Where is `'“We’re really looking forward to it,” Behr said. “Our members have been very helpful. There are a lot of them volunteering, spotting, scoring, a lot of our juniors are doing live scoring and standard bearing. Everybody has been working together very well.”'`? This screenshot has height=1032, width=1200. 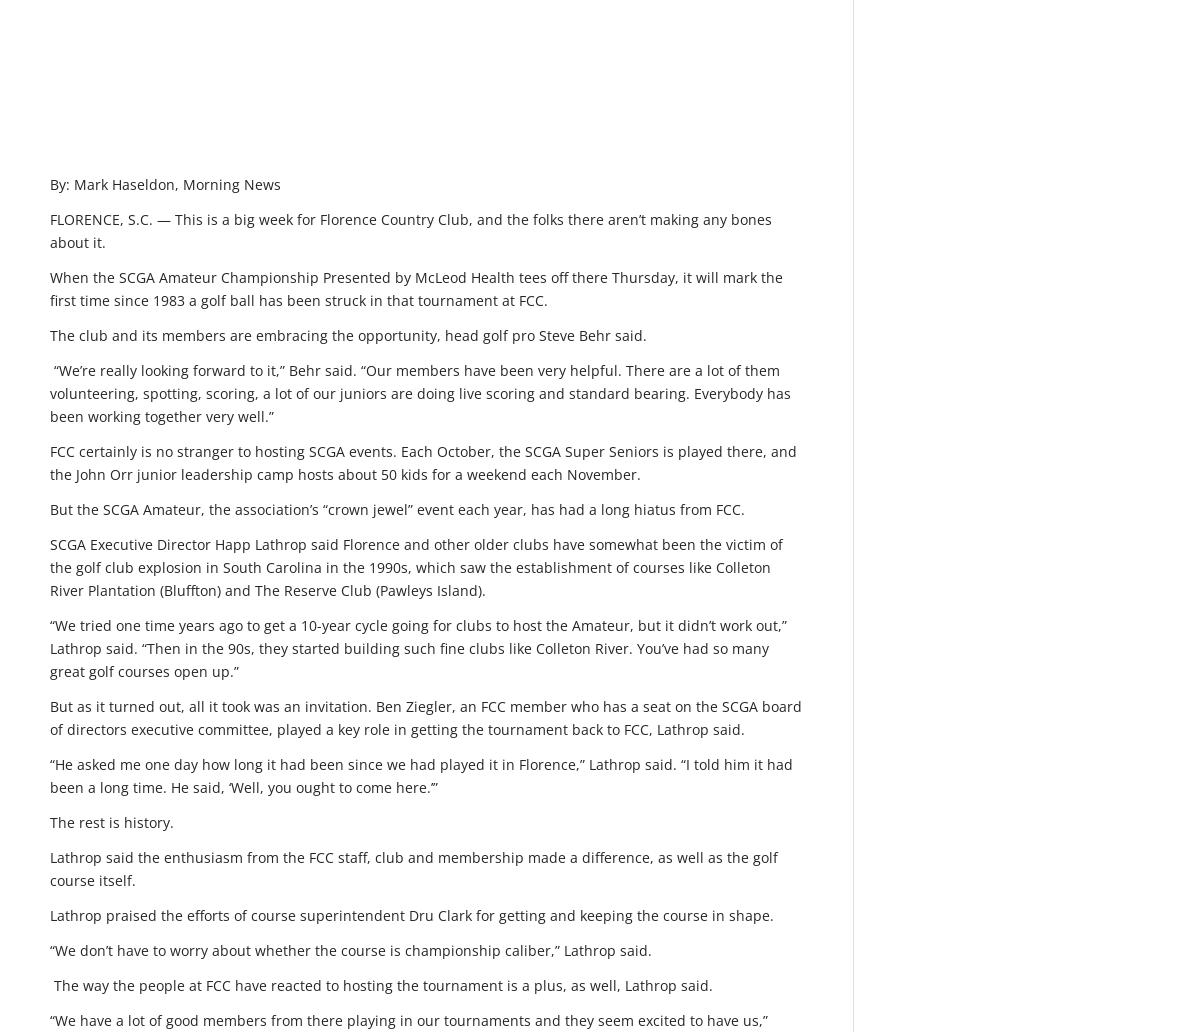 '“We’re really looking forward to it,” Behr said. “Our members have been very helpful. There are a lot of them volunteering, spotting, scoring, a lot of our juniors are doing live scoring and standard bearing. Everybody has been working together very well.”' is located at coordinates (420, 391).